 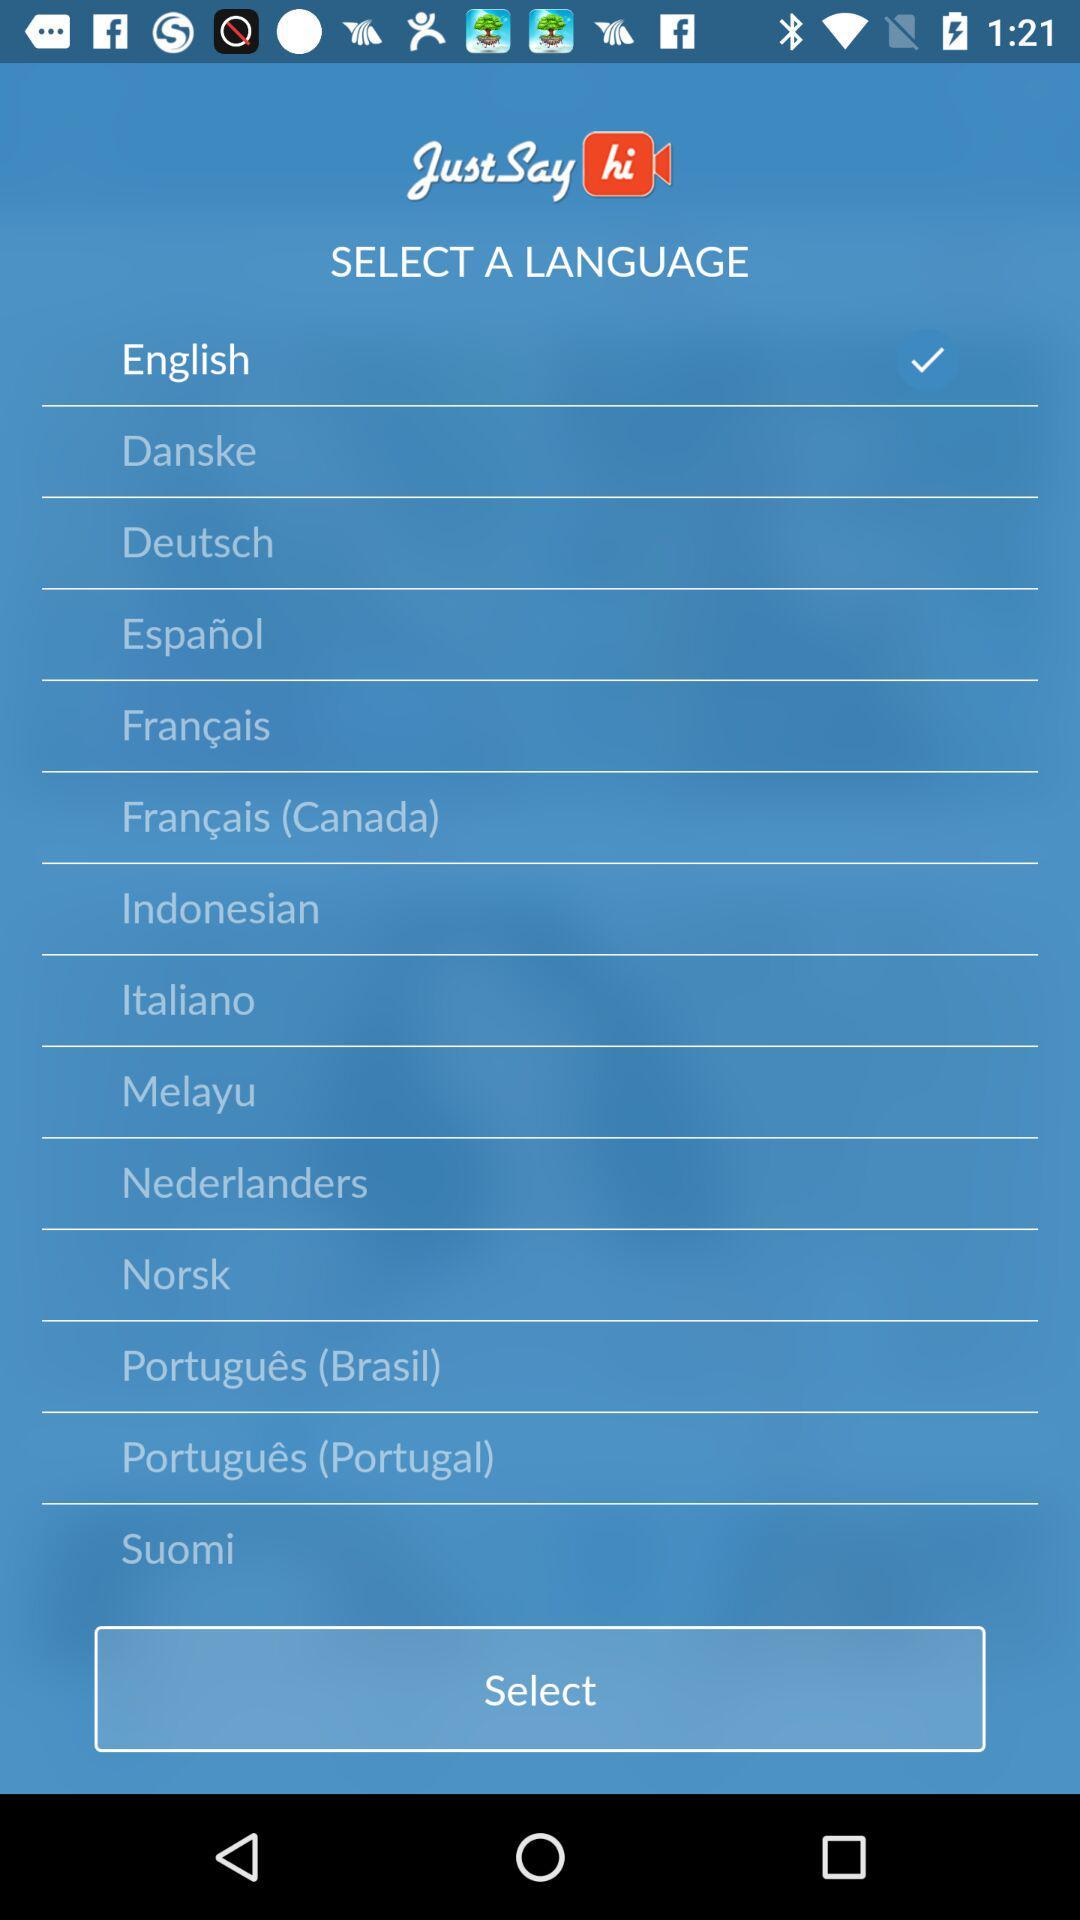 I want to click on norsk, so click(x=174, y=1271).